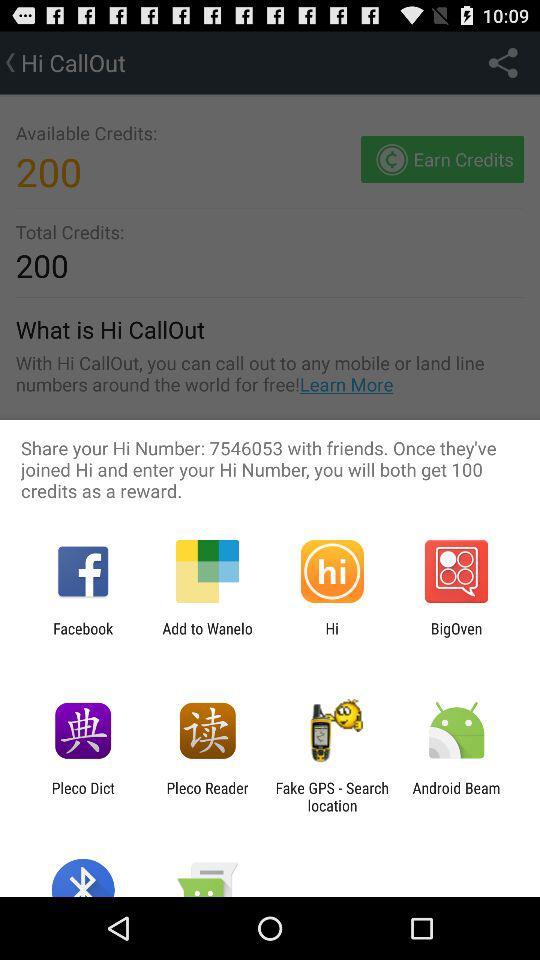 This screenshot has width=540, height=960. I want to click on icon next to hi, so click(206, 636).